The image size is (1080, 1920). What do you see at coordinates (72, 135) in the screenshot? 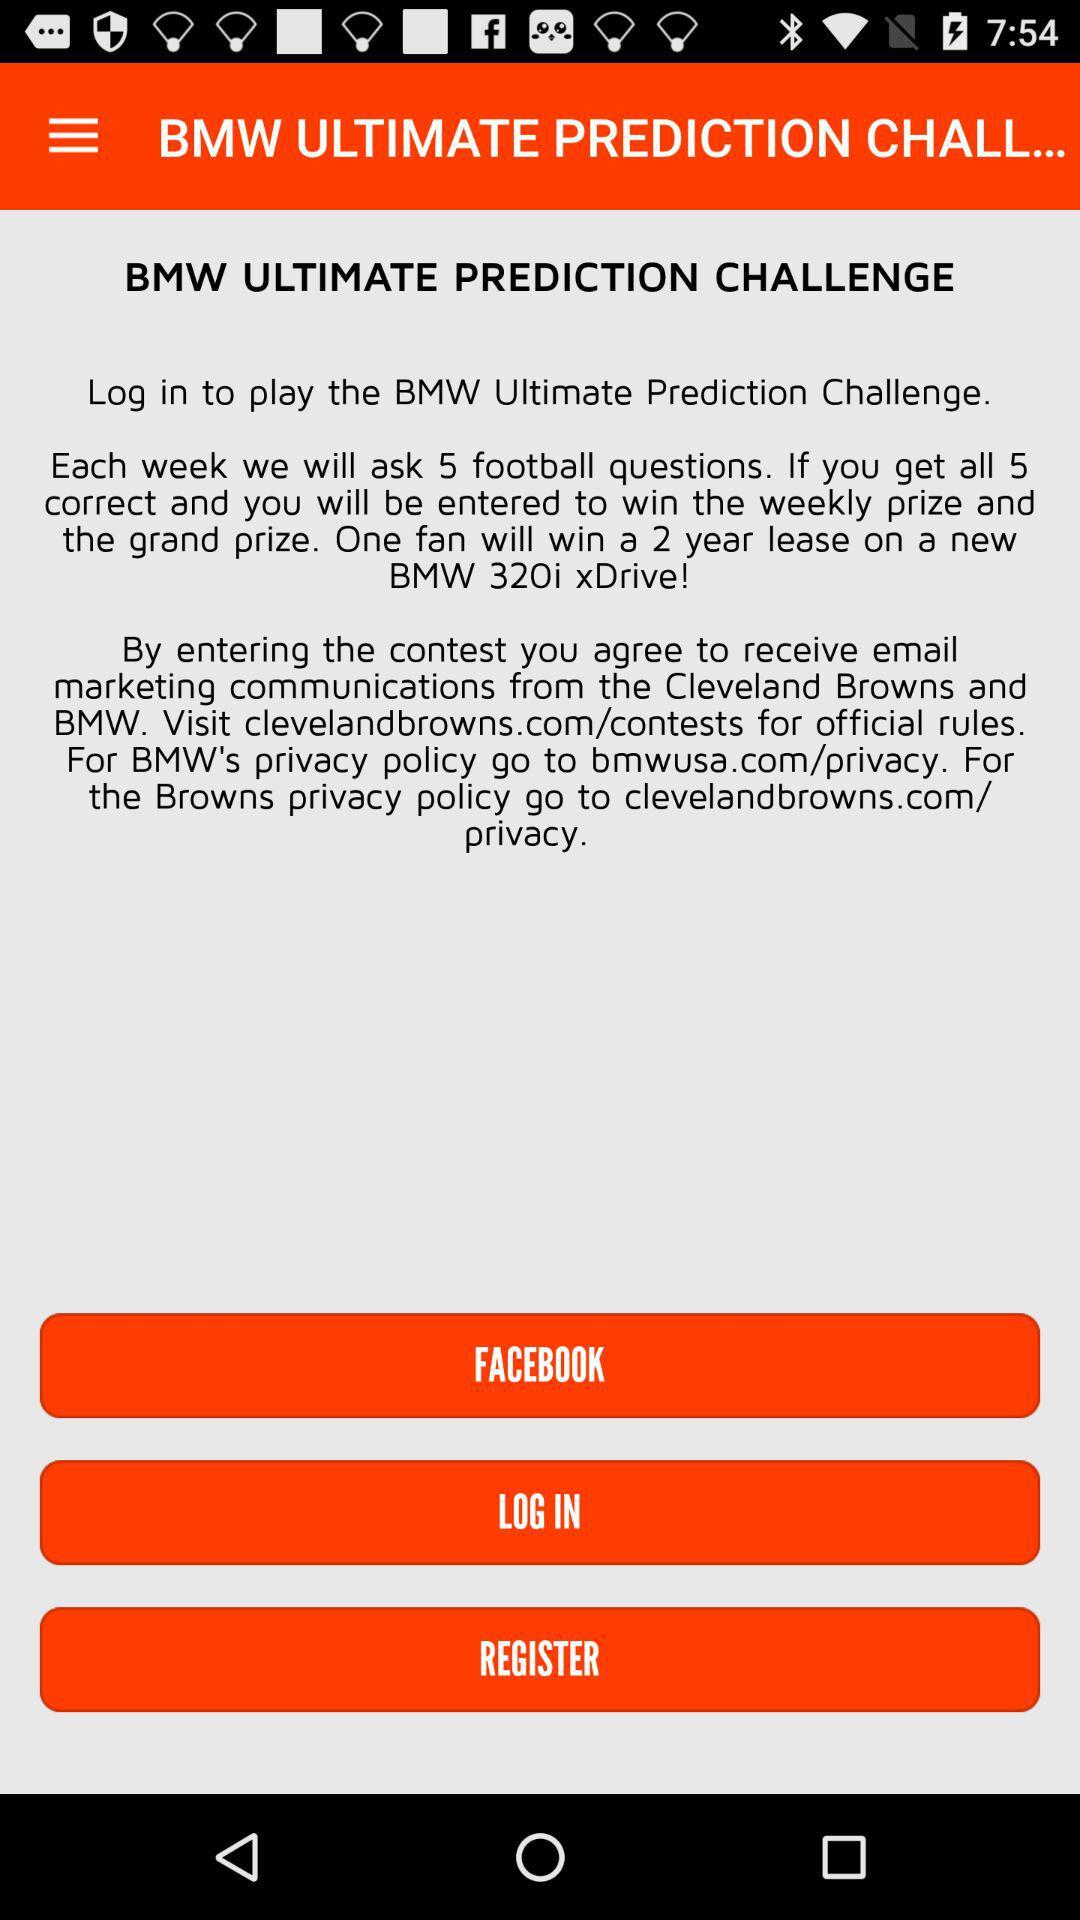
I see `the app to the left of the bmw ultimate prediction` at bounding box center [72, 135].